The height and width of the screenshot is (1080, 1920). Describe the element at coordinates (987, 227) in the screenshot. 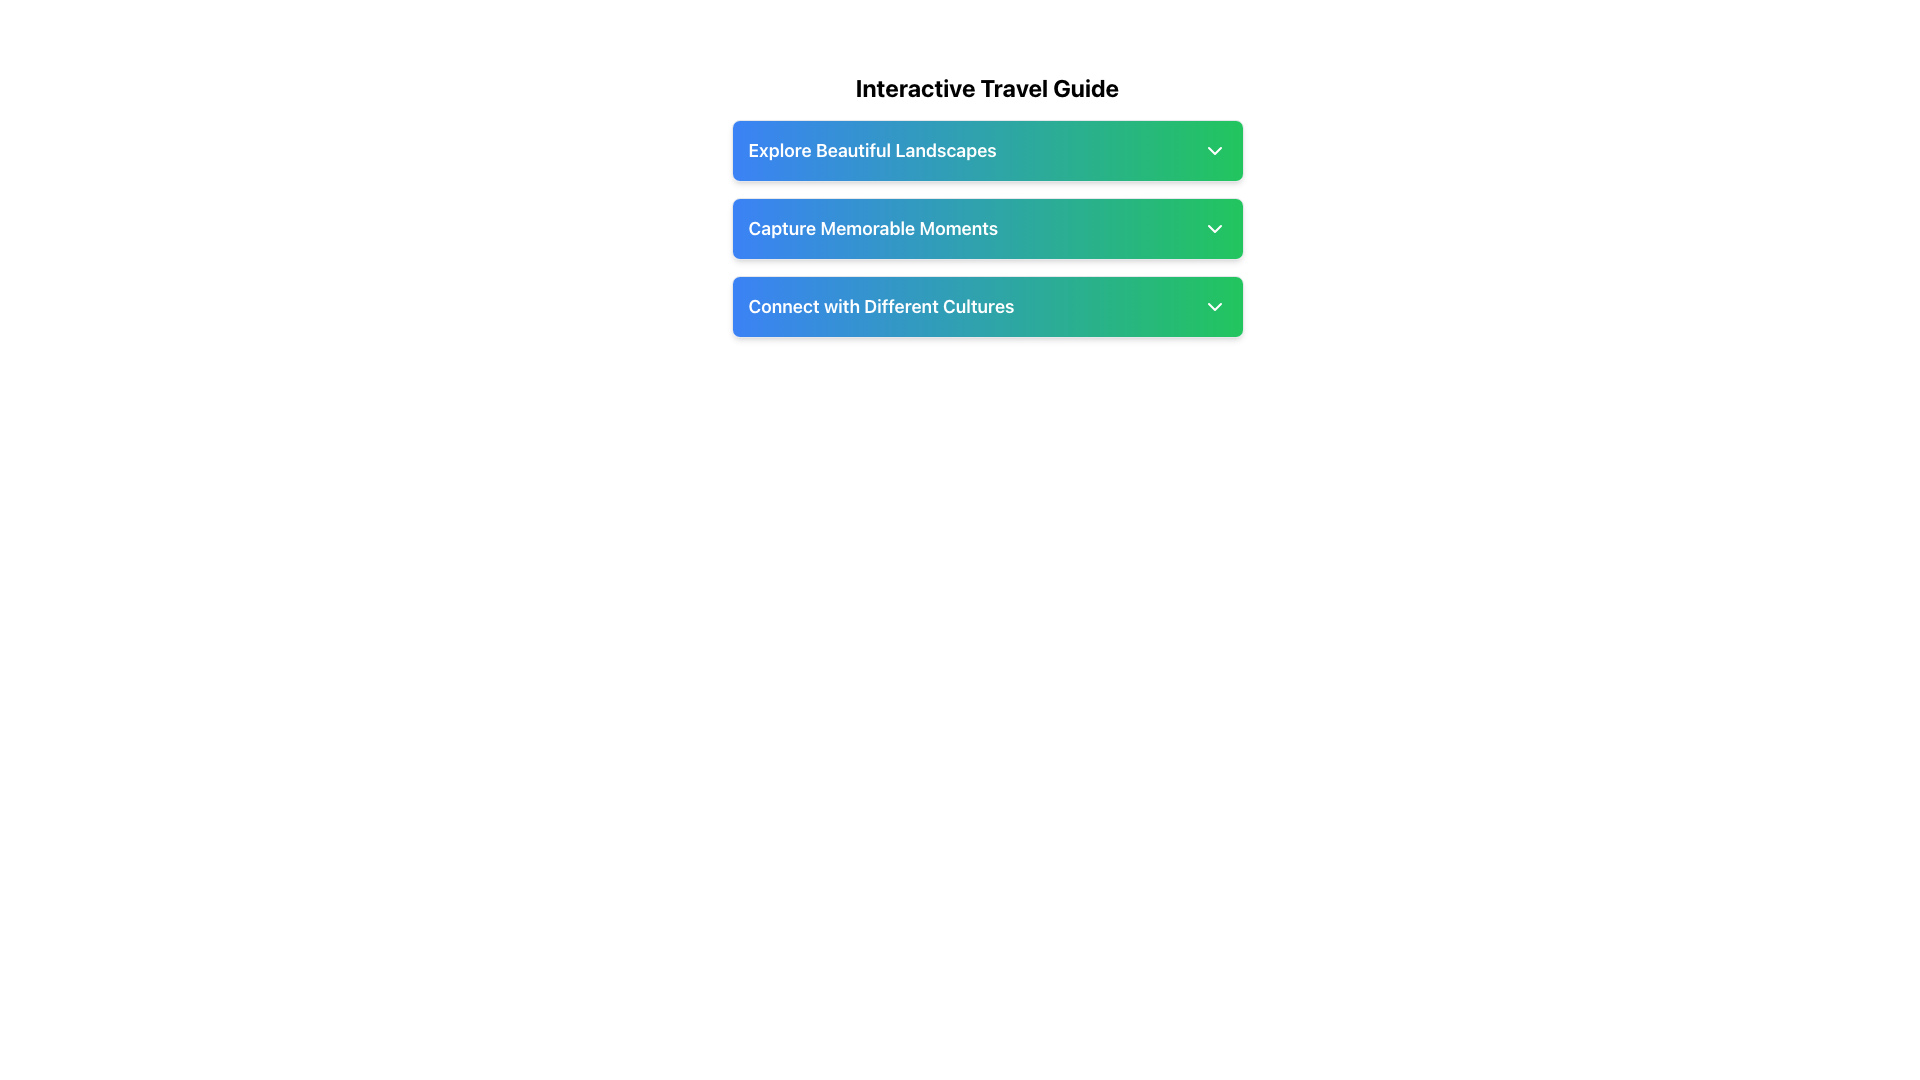

I see `the second item of the collapsible menu` at that location.